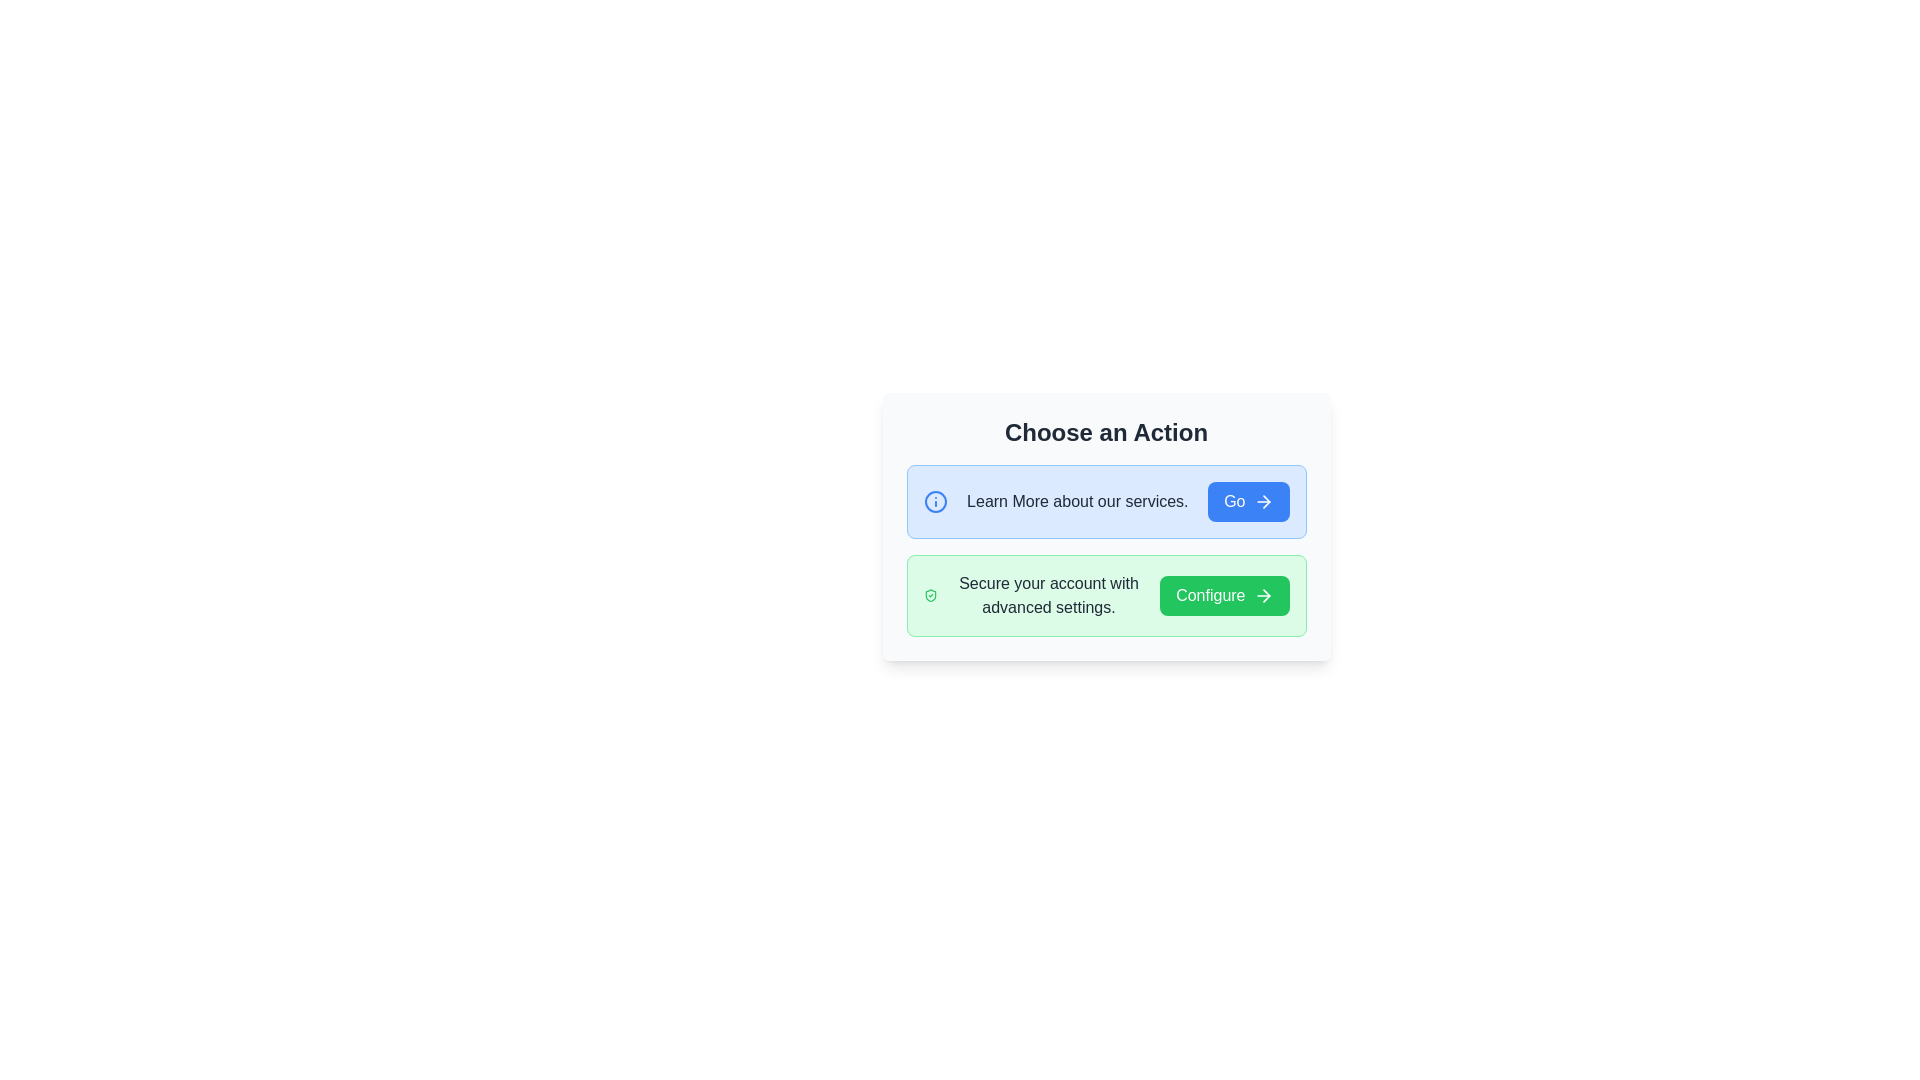 The height and width of the screenshot is (1080, 1920). Describe the element at coordinates (1265, 595) in the screenshot. I see `the arrow icon inside the 'Configure' button, which signifies moving forward or confirming the operation` at that location.